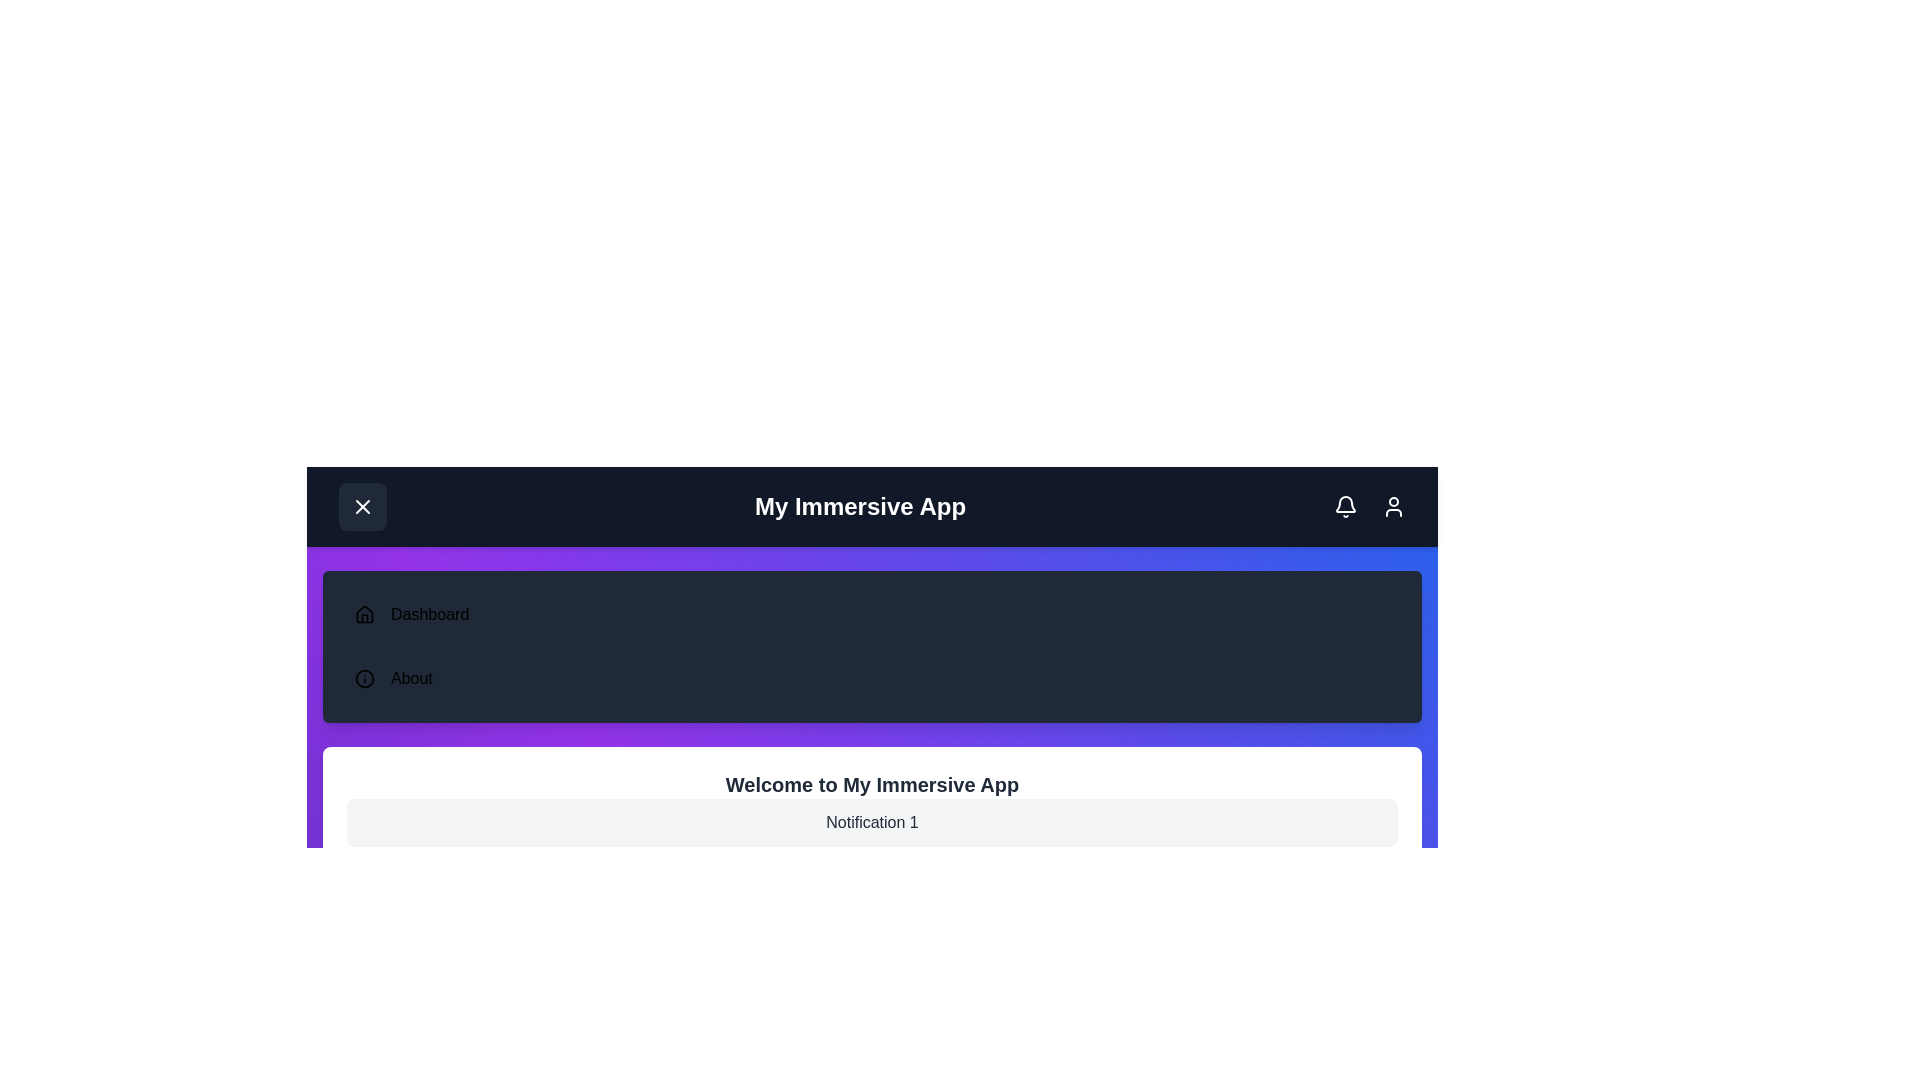  I want to click on the user icon in the header to open the user account menu, so click(1392, 505).